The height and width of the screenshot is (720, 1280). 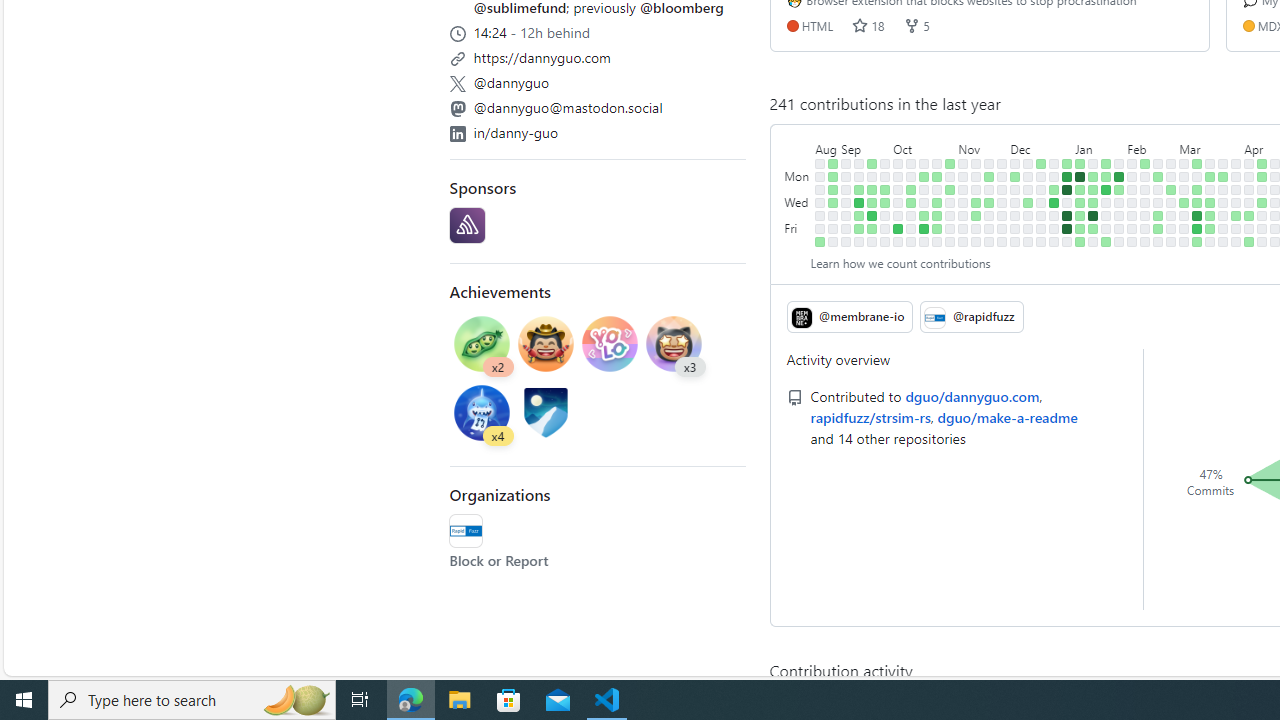 I want to click on 'No contributions on March 7th.', so click(x=1184, y=215).